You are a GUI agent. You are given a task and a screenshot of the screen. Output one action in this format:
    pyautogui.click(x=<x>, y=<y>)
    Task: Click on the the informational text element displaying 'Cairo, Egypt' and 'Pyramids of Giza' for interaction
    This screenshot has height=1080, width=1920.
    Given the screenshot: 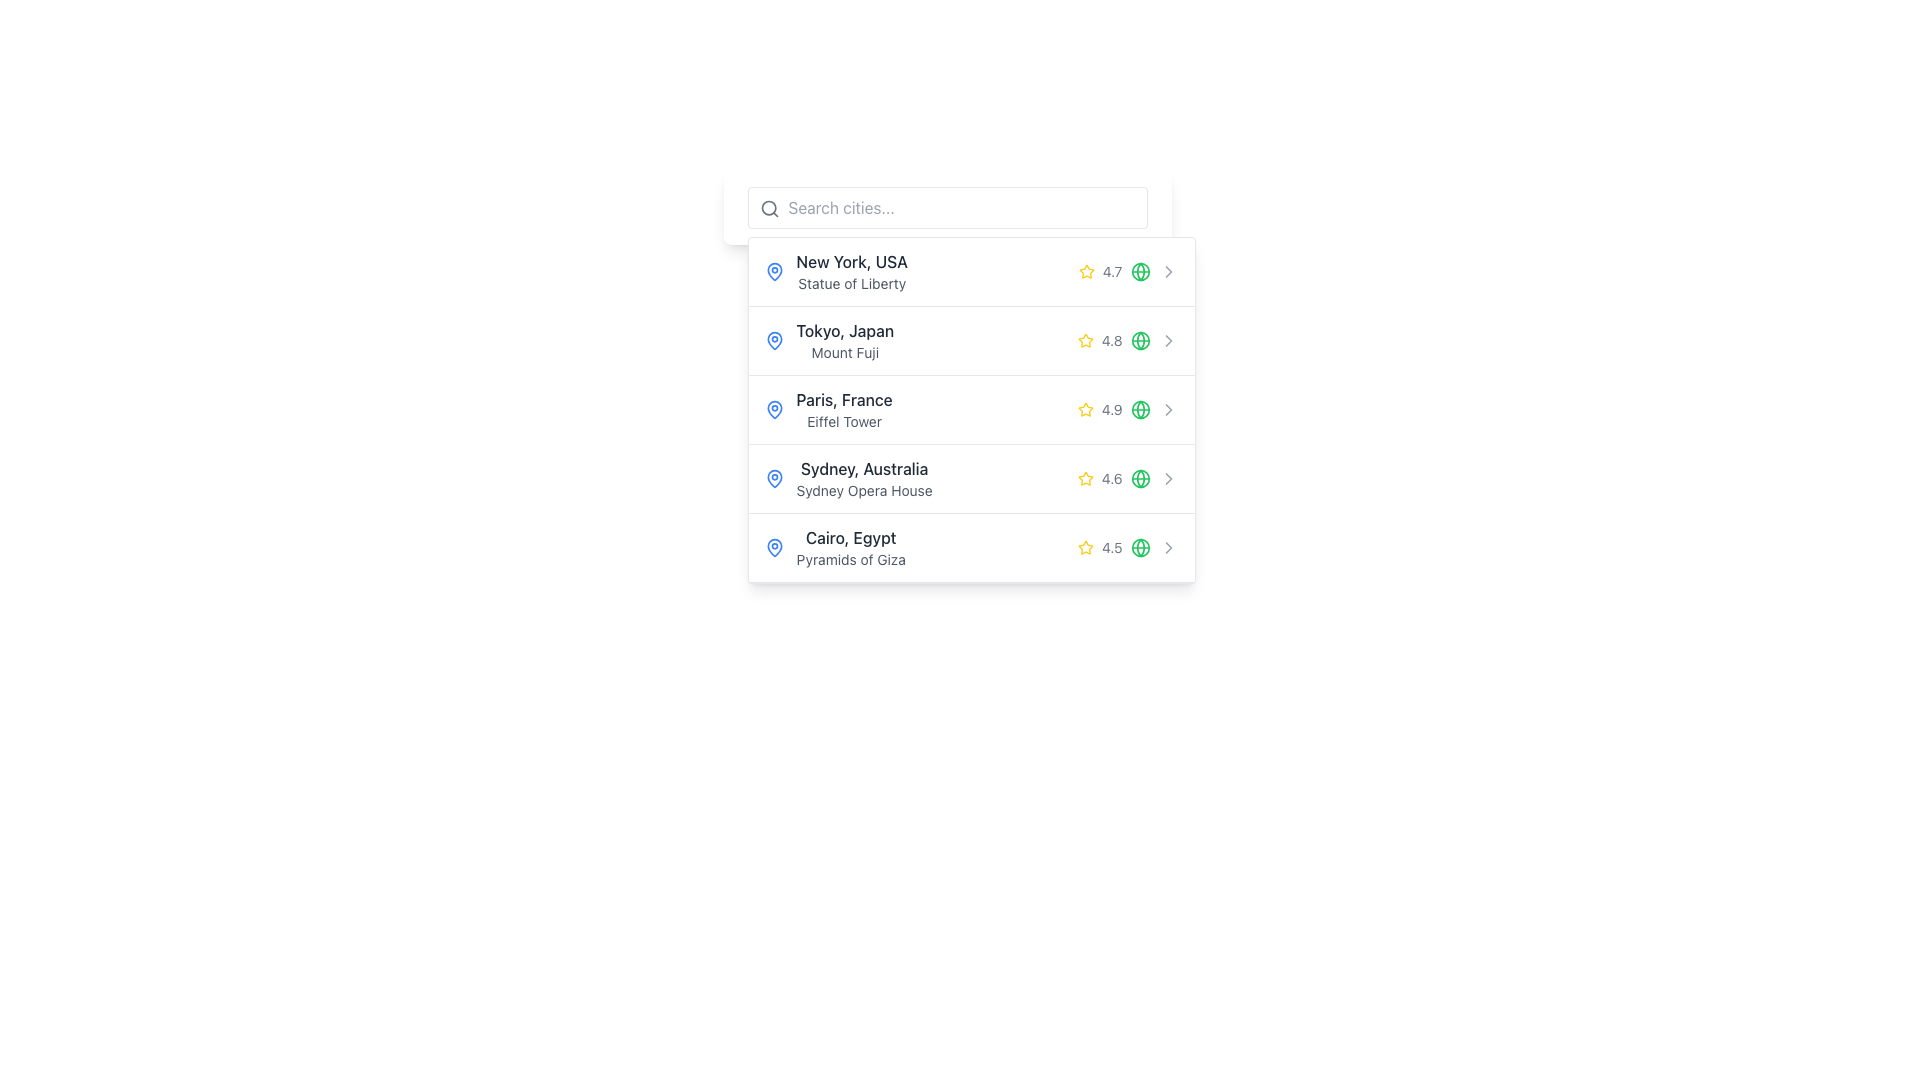 What is the action you would take?
    pyautogui.click(x=850, y=547)
    